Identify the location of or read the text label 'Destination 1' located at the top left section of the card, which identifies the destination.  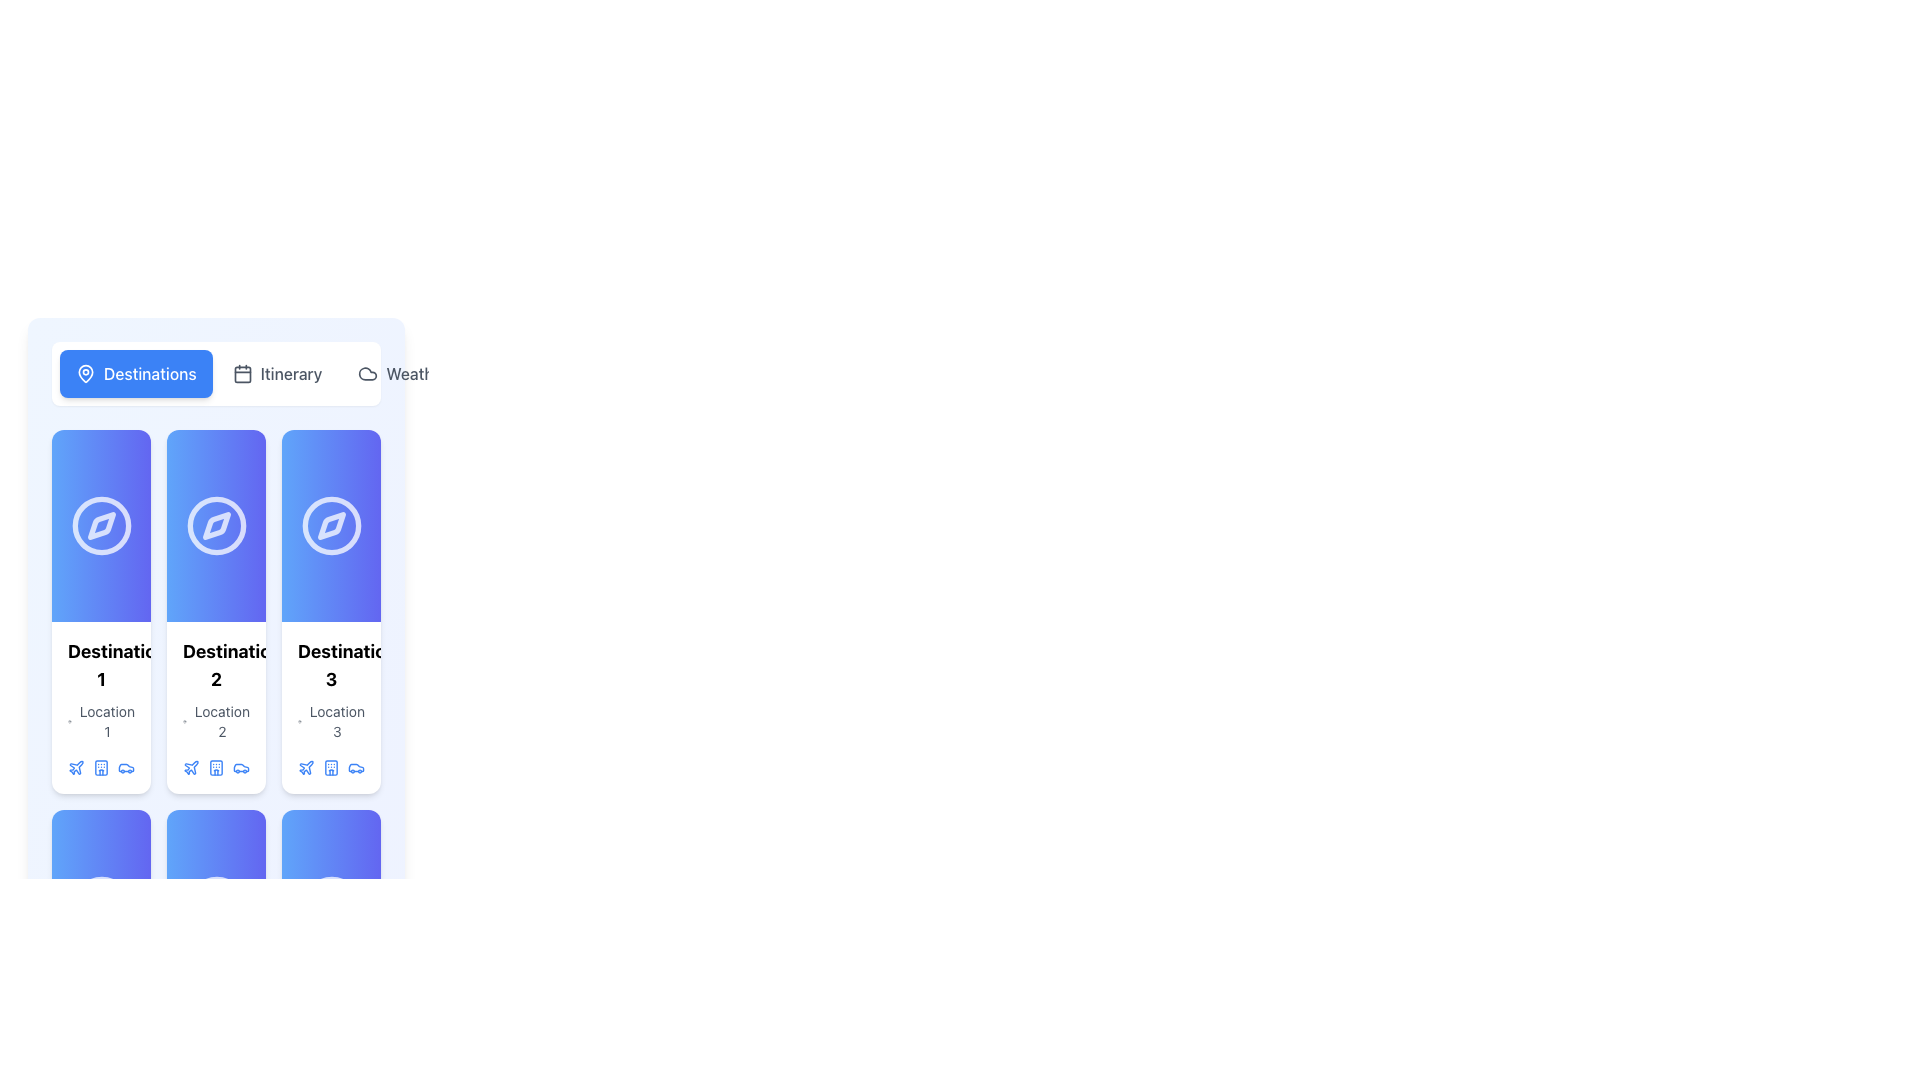
(100, 666).